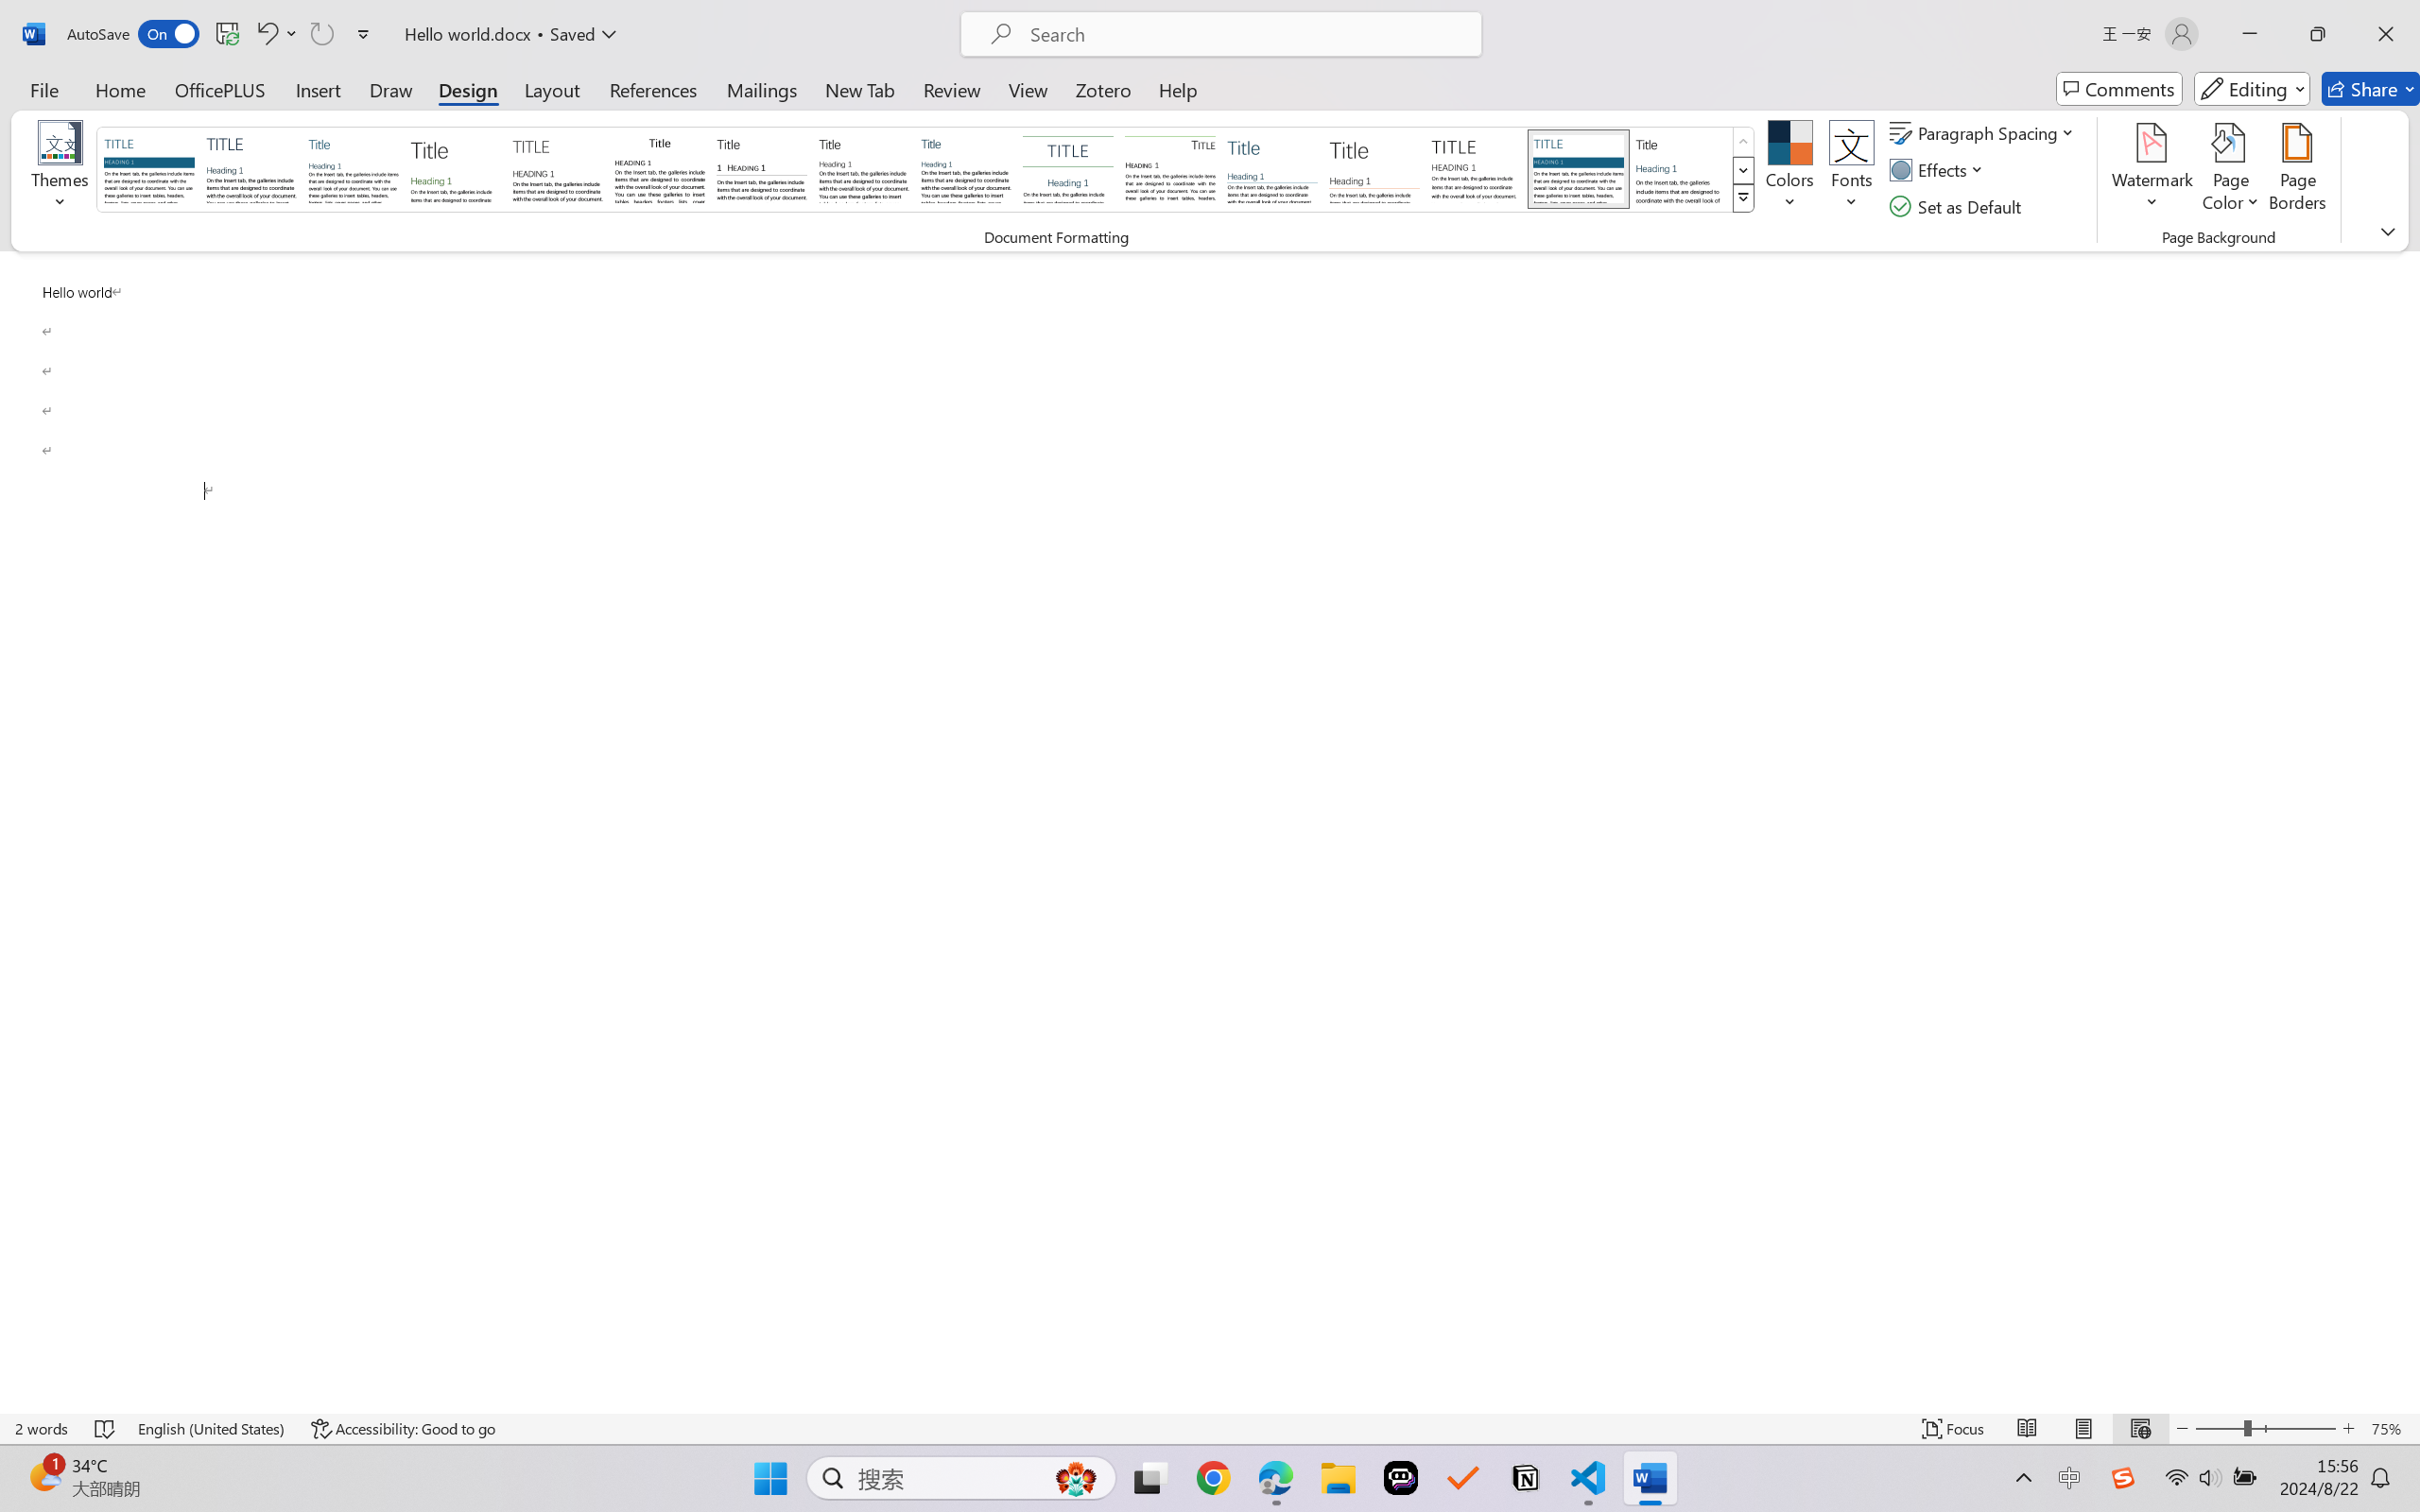 This screenshot has width=2420, height=1512. What do you see at coordinates (2266, 1428) in the screenshot?
I see `'Zoom'` at bounding box center [2266, 1428].